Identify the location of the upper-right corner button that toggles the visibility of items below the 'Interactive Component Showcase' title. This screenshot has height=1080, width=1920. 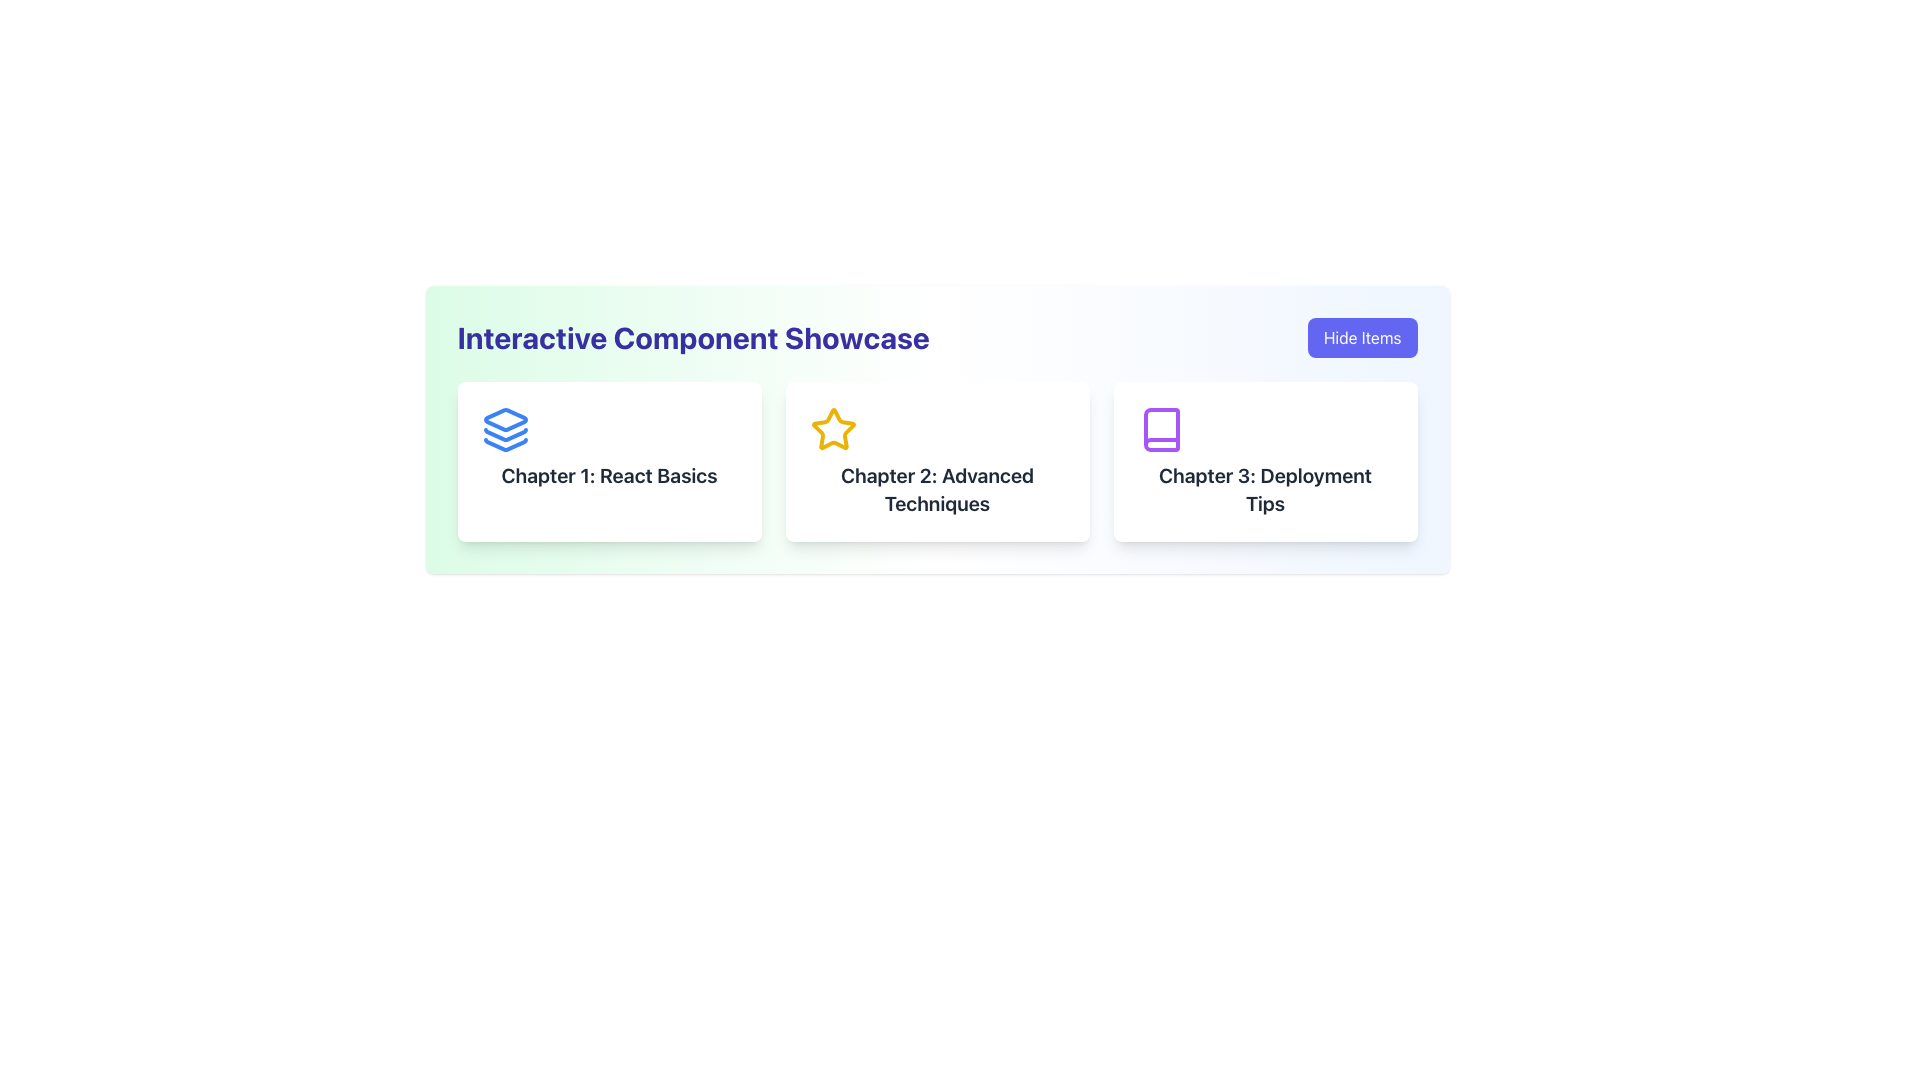
(1361, 337).